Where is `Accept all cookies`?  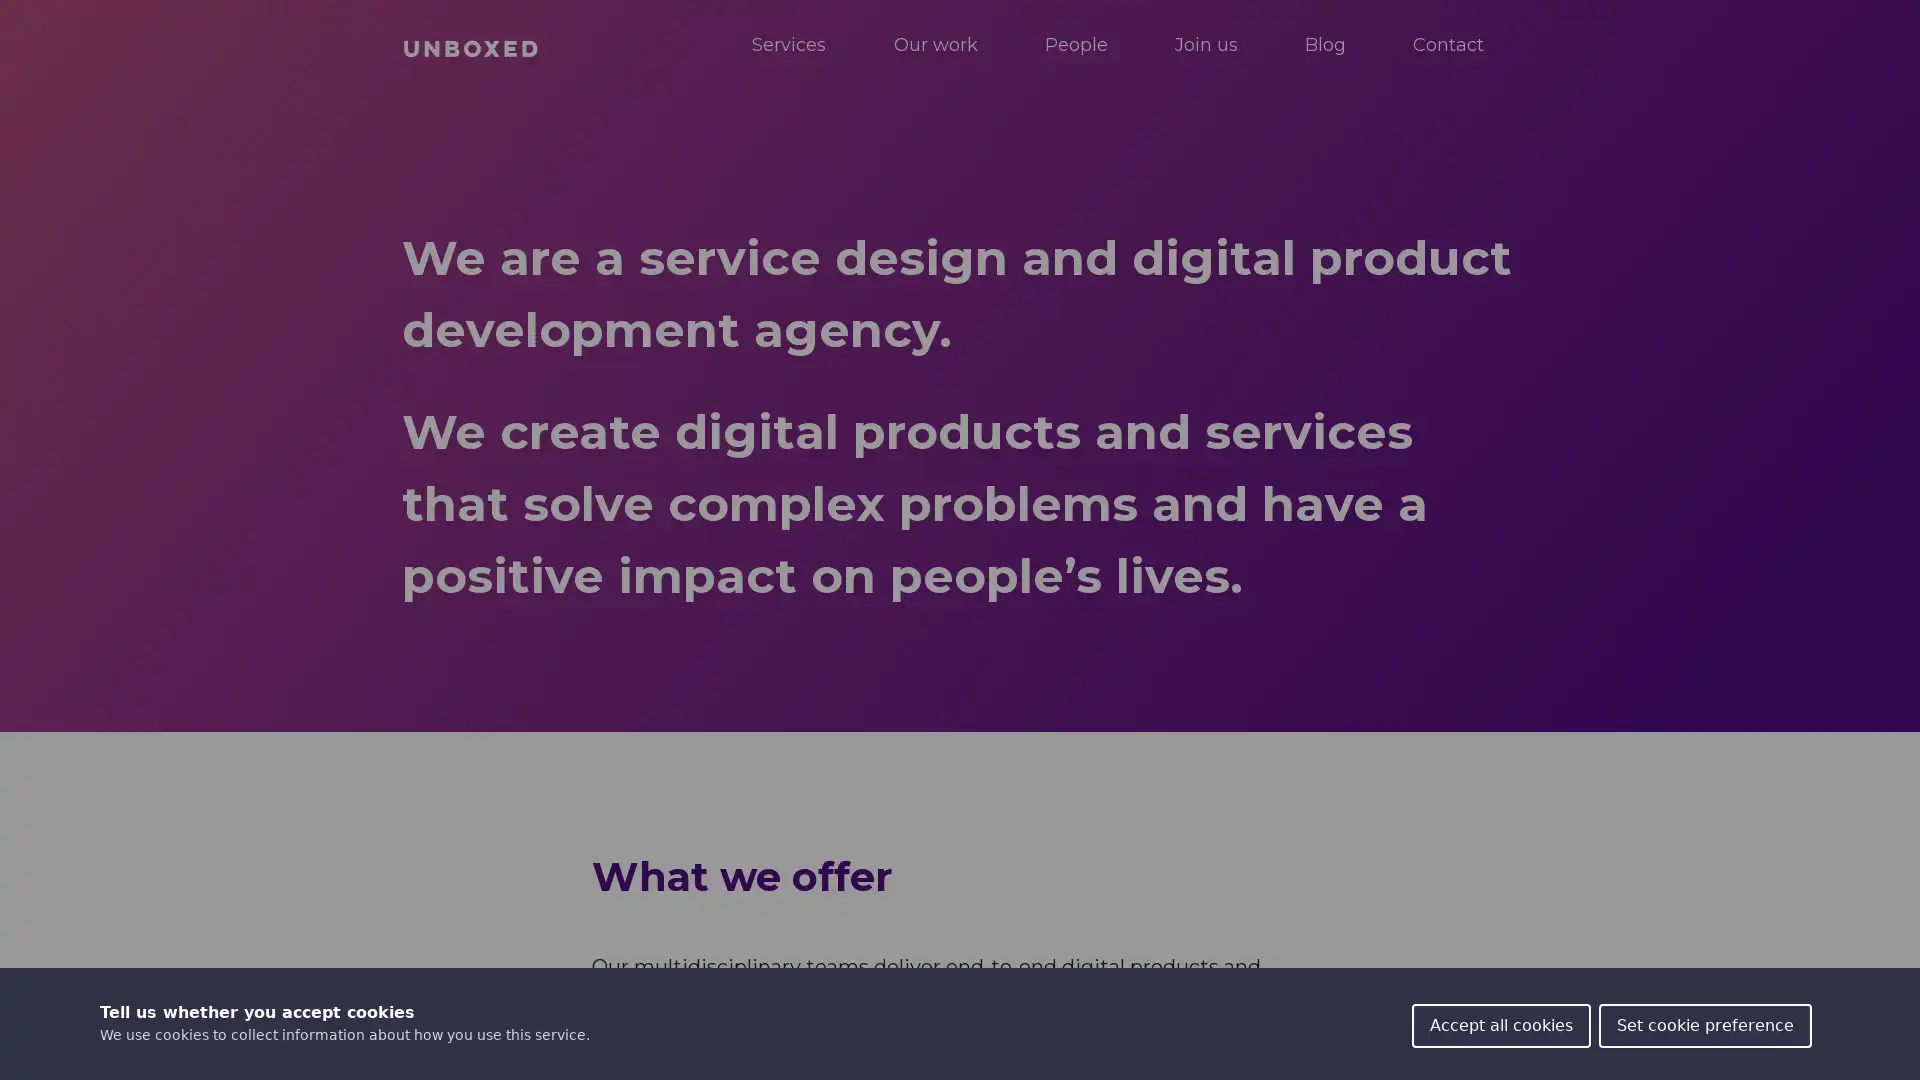
Accept all cookies is located at coordinates (1501, 1026).